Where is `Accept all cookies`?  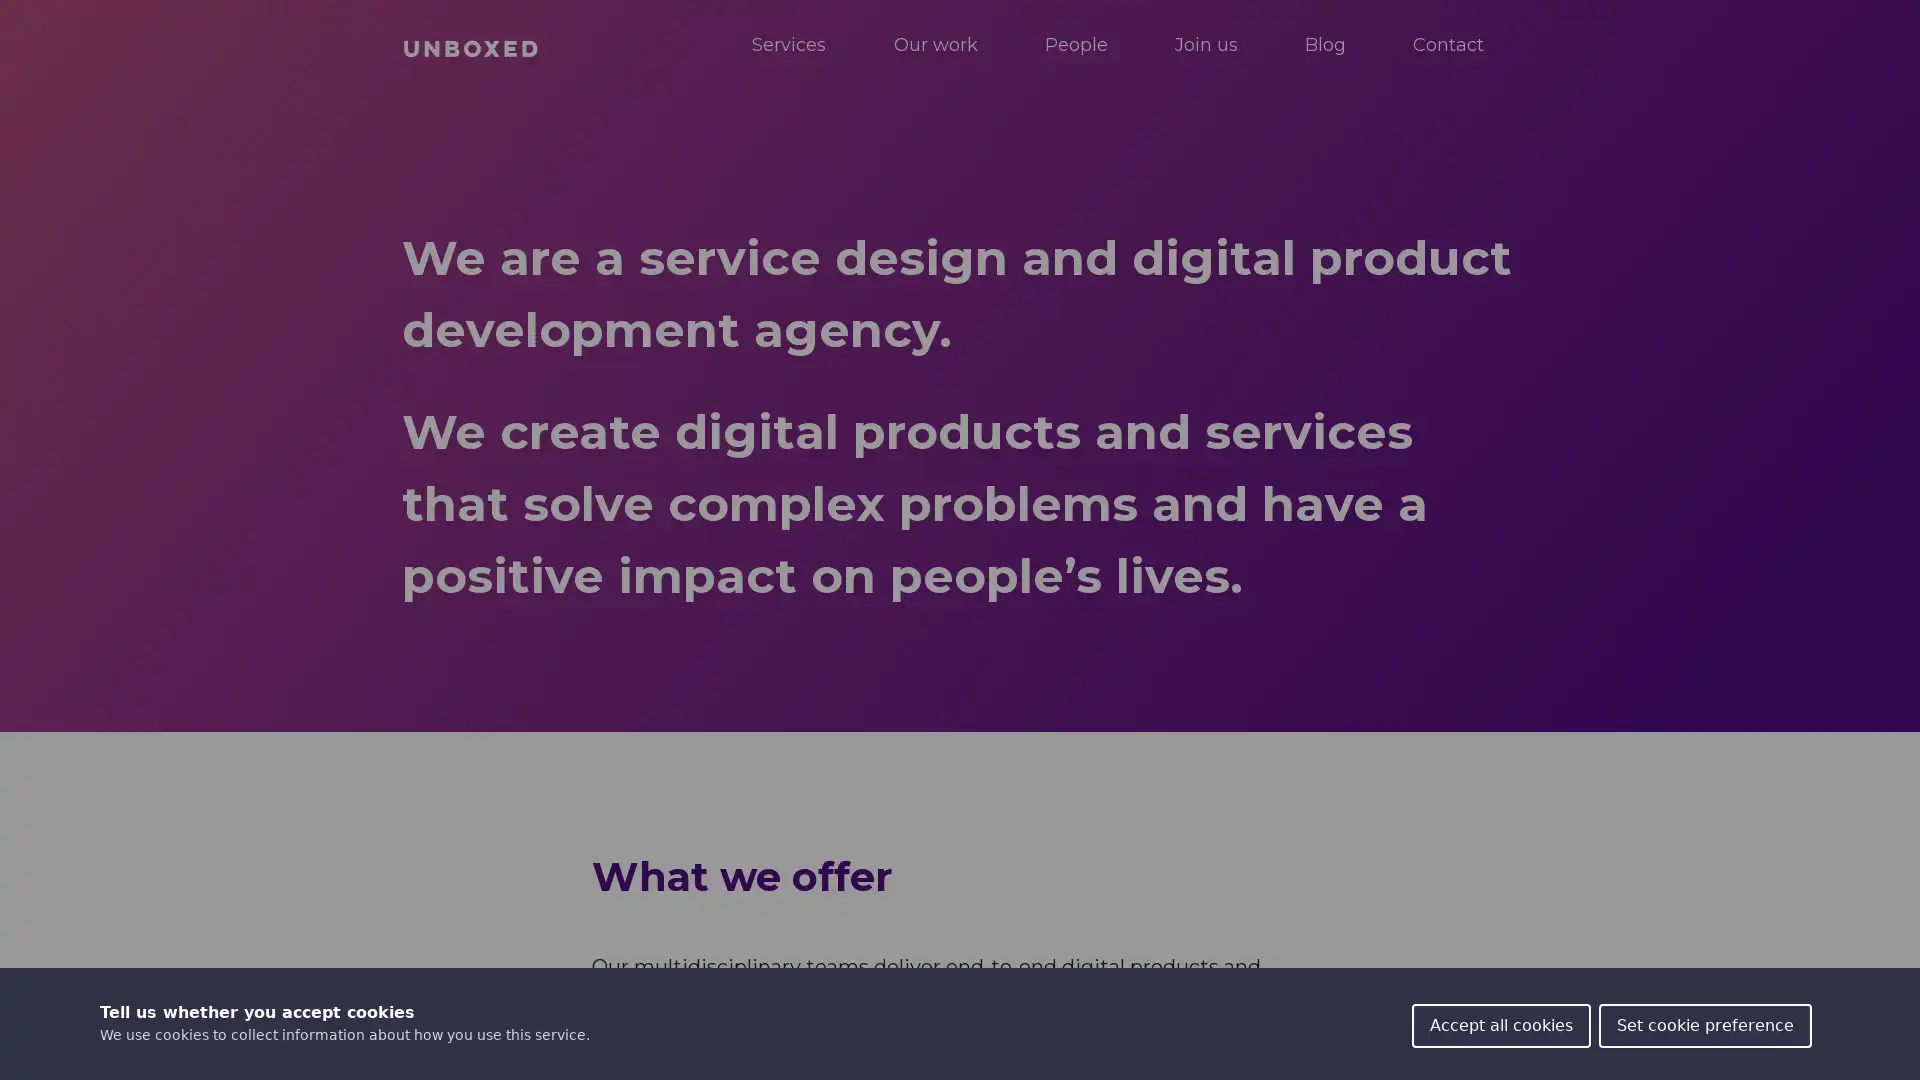
Accept all cookies is located at coordinates (1501, 1026).